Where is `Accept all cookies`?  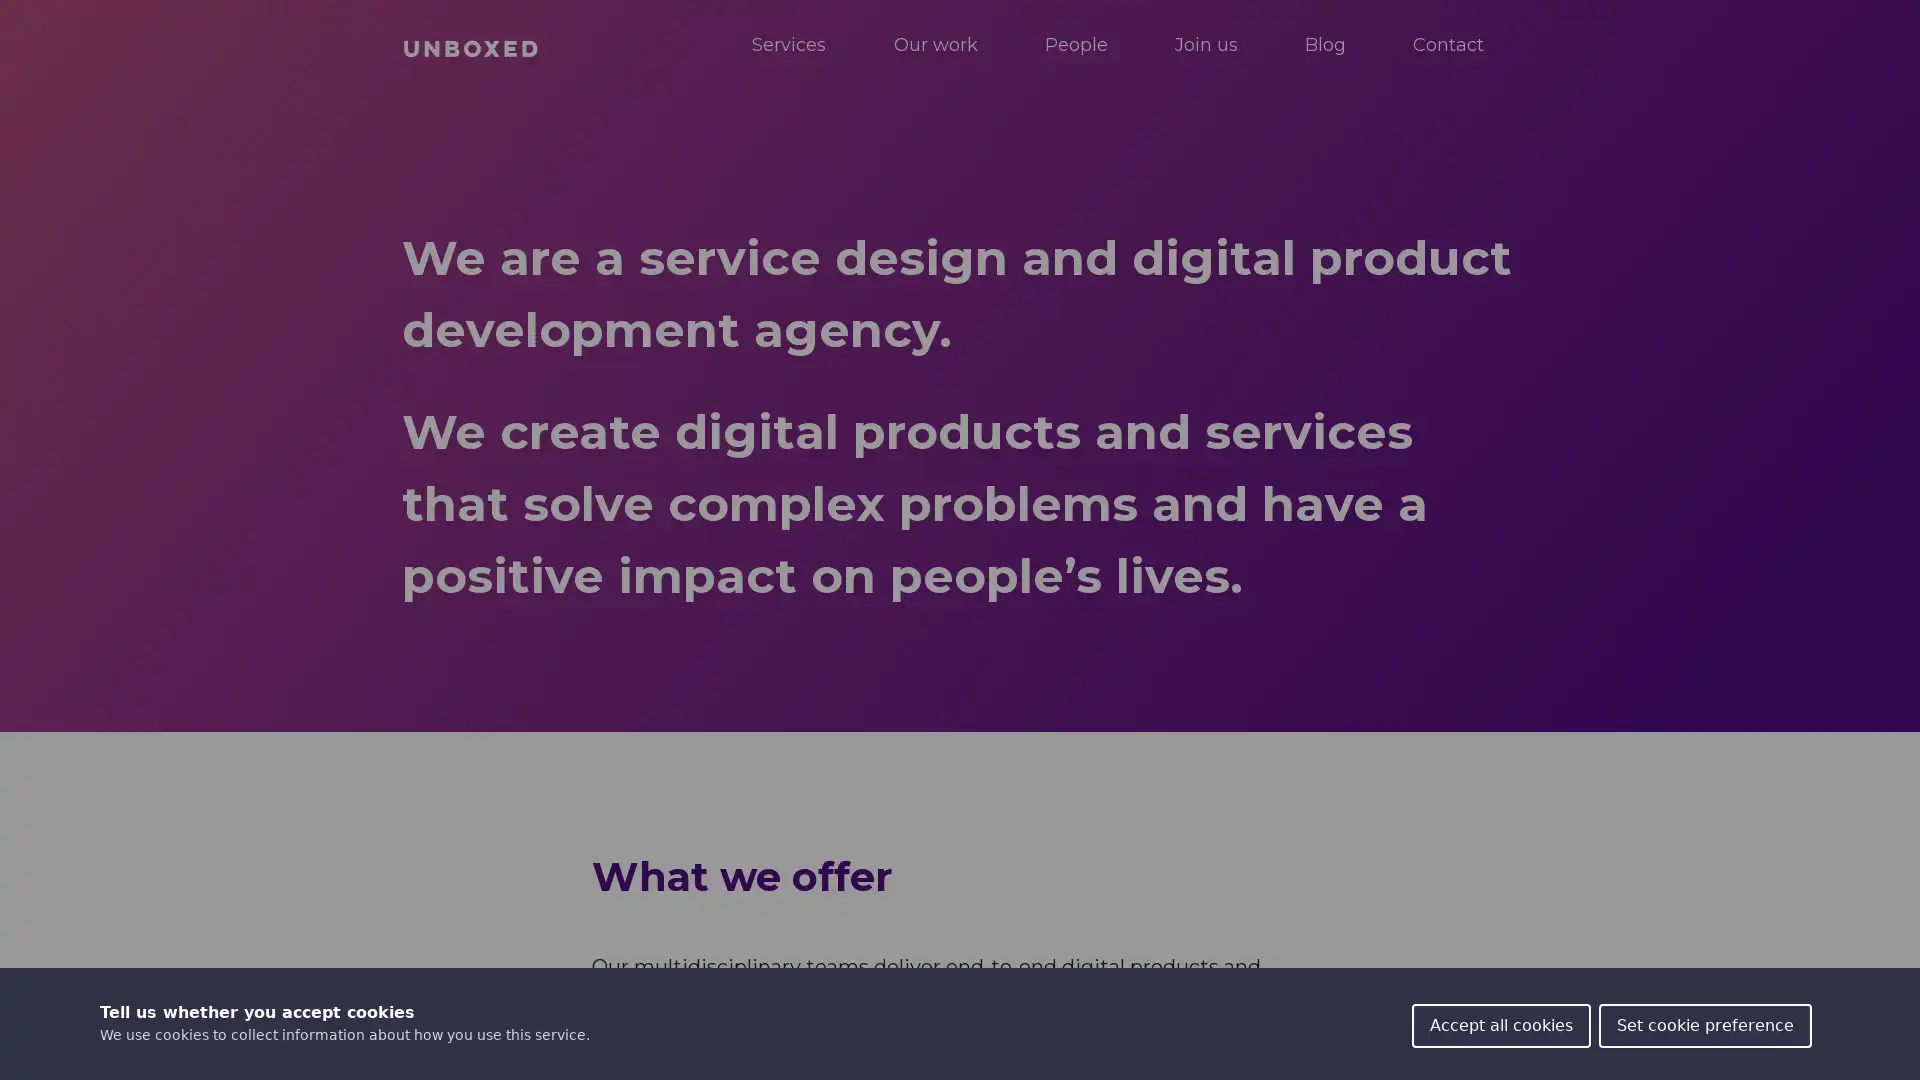
Accept all cookies is located at coordinates (1501, 1026).